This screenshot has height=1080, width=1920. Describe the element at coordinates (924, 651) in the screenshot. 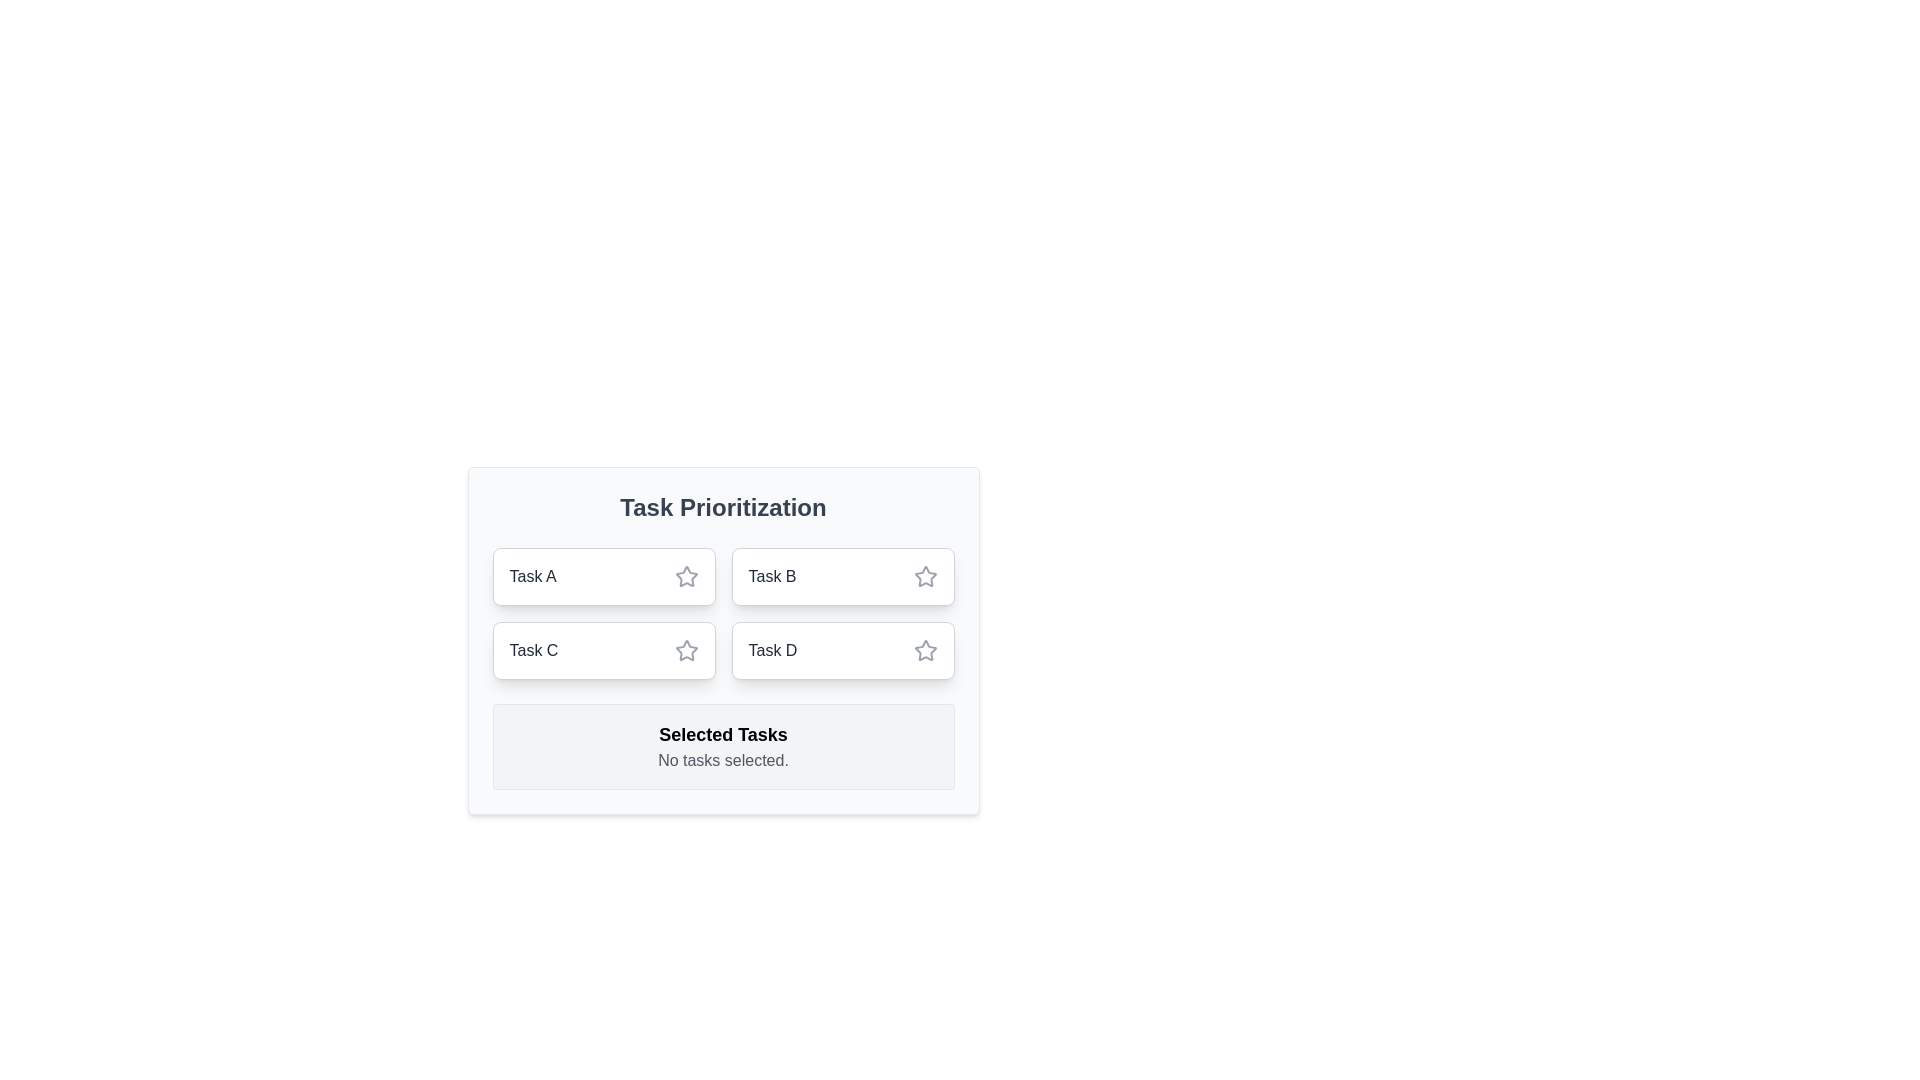

I see `the icon of the task chip for the task Task D` at that location.